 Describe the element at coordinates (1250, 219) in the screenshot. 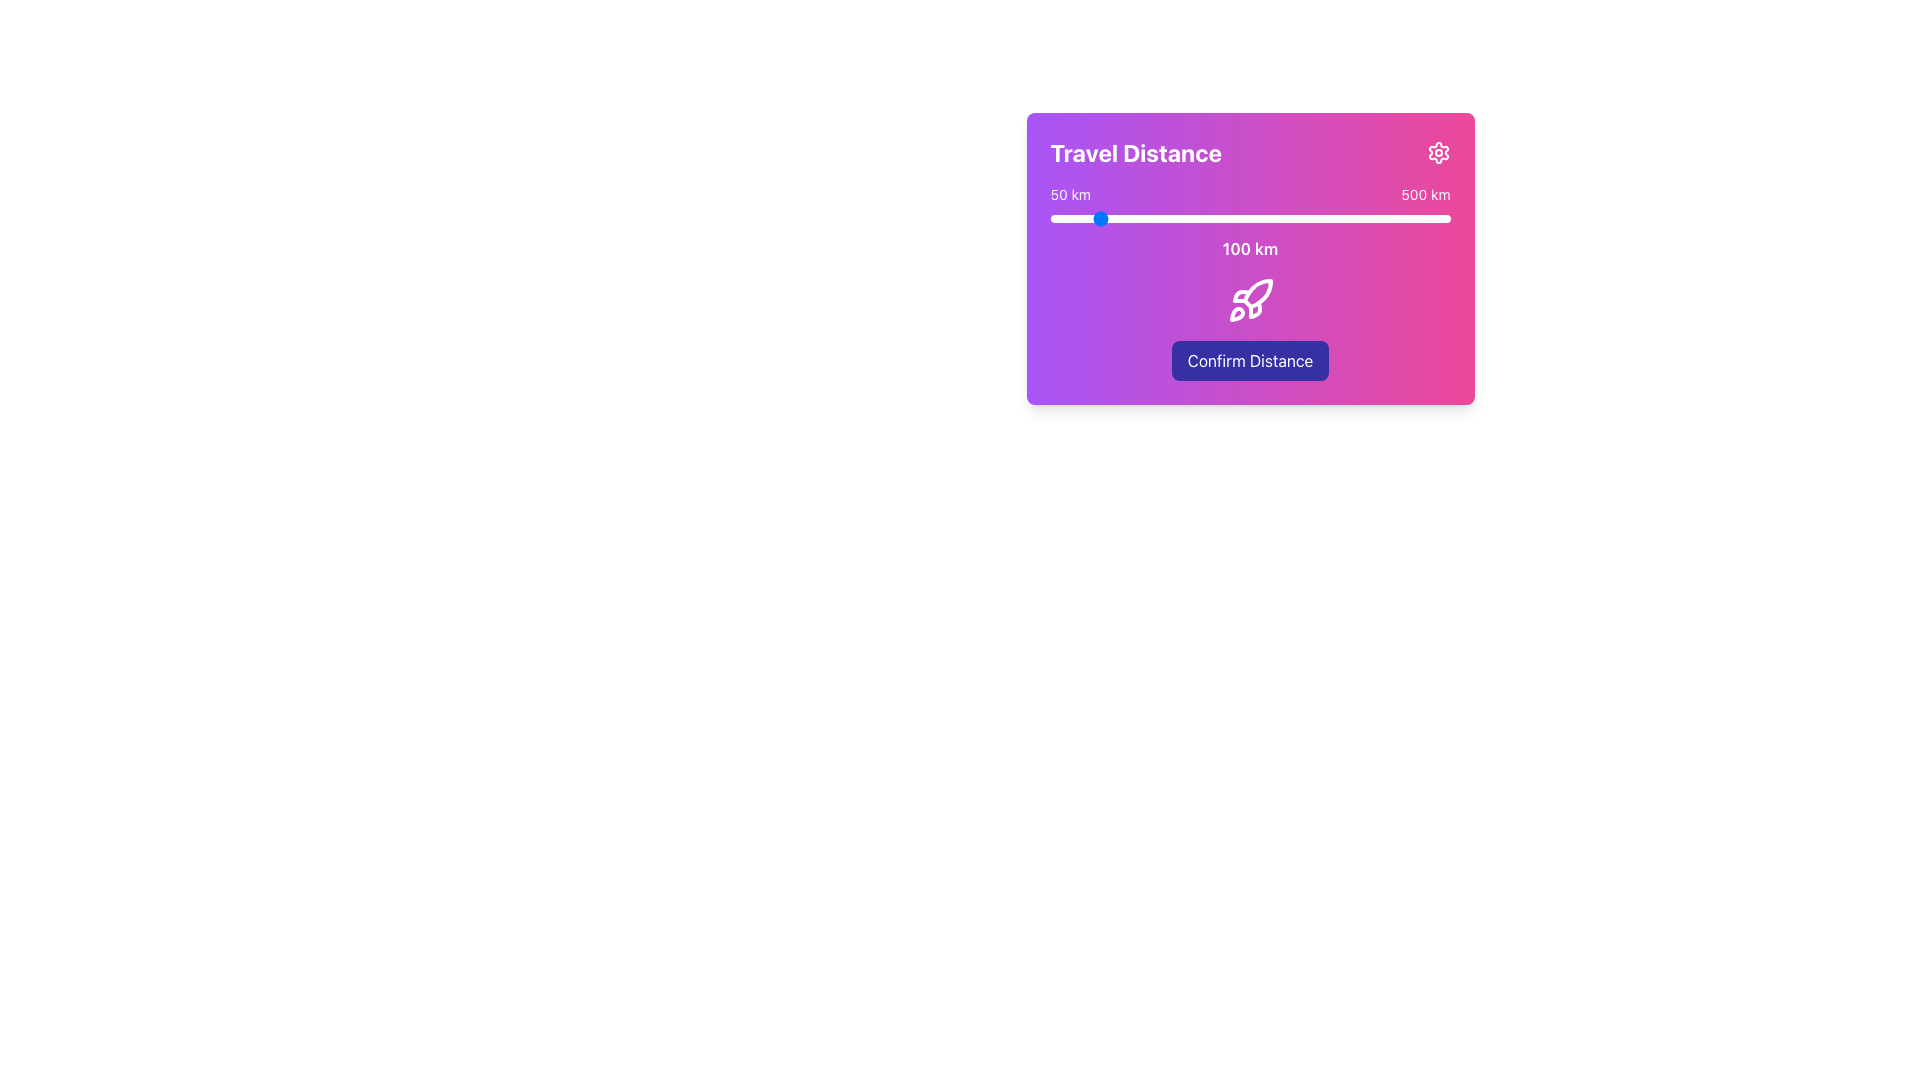

I see `the travel distance` at that location.